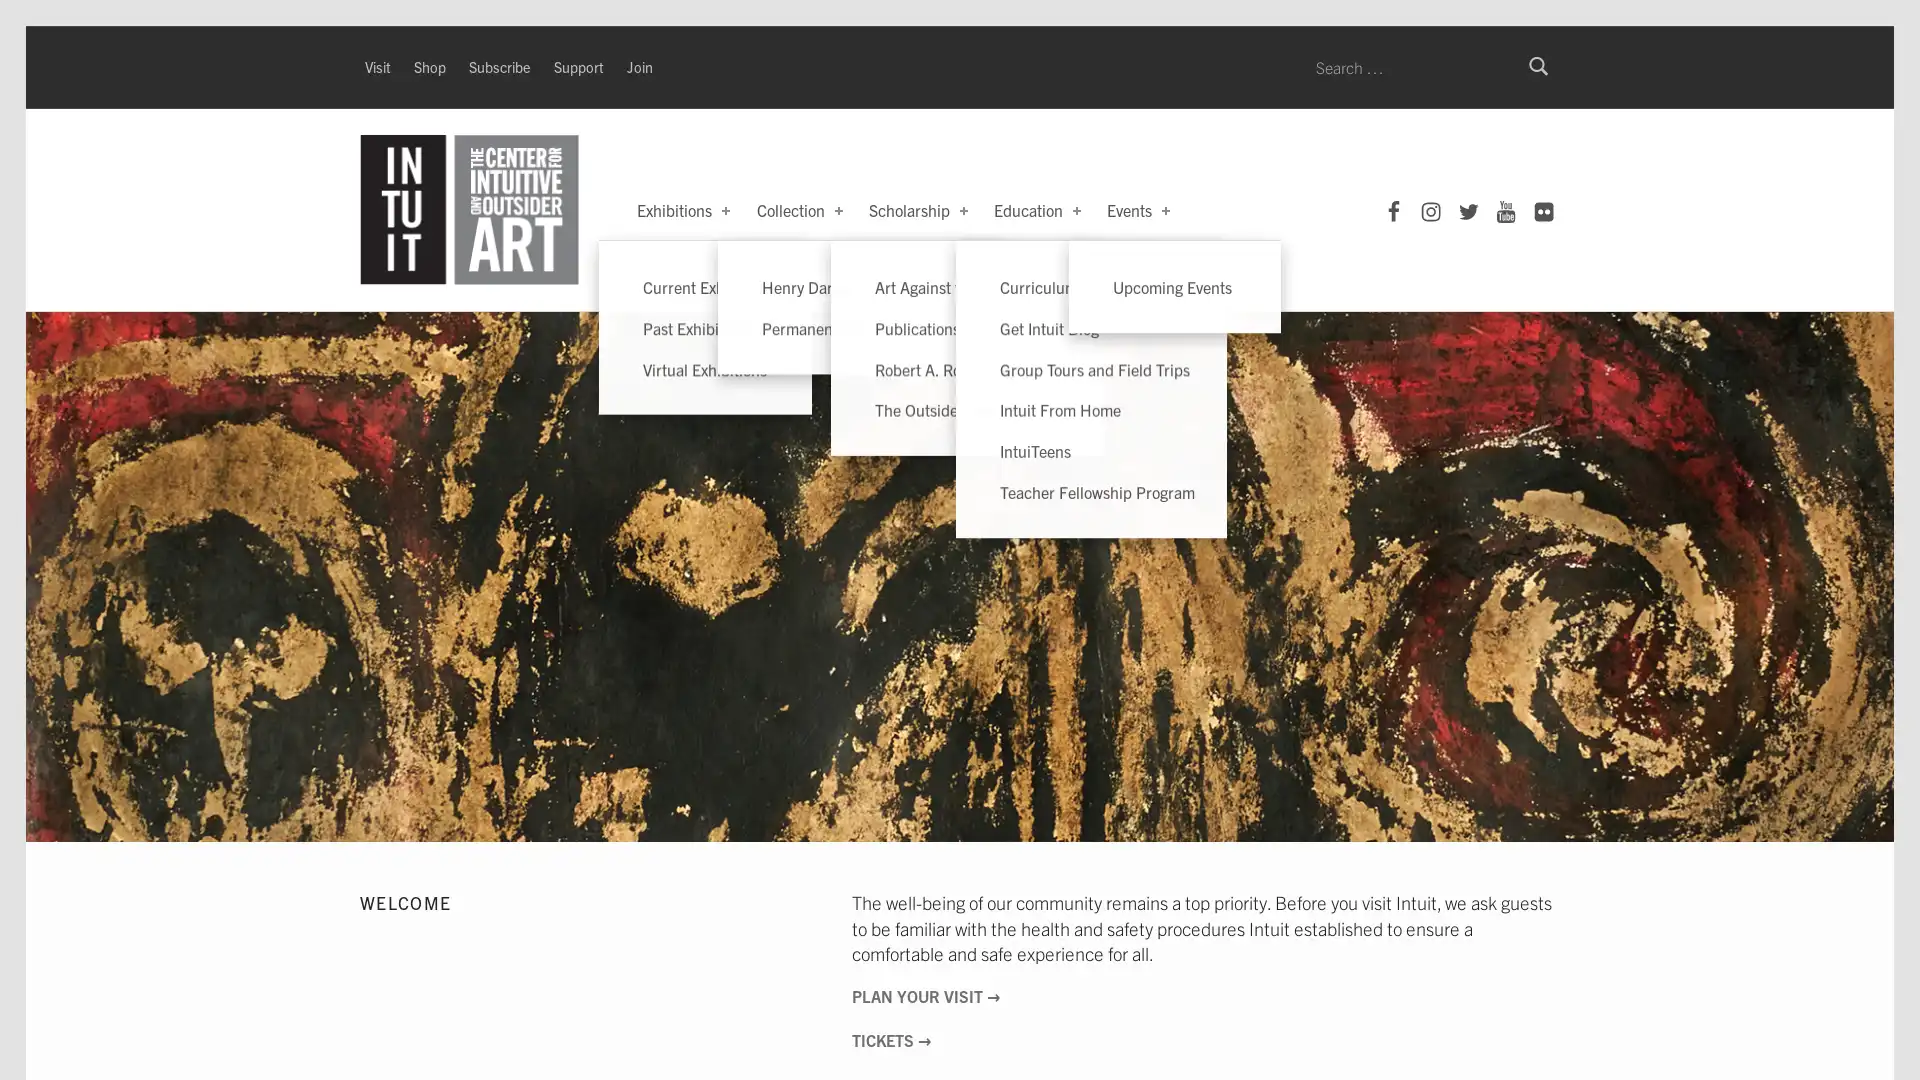 The width and height of the screenshot is (1920, 1080). I want to click on Search, so click(1536, 53).